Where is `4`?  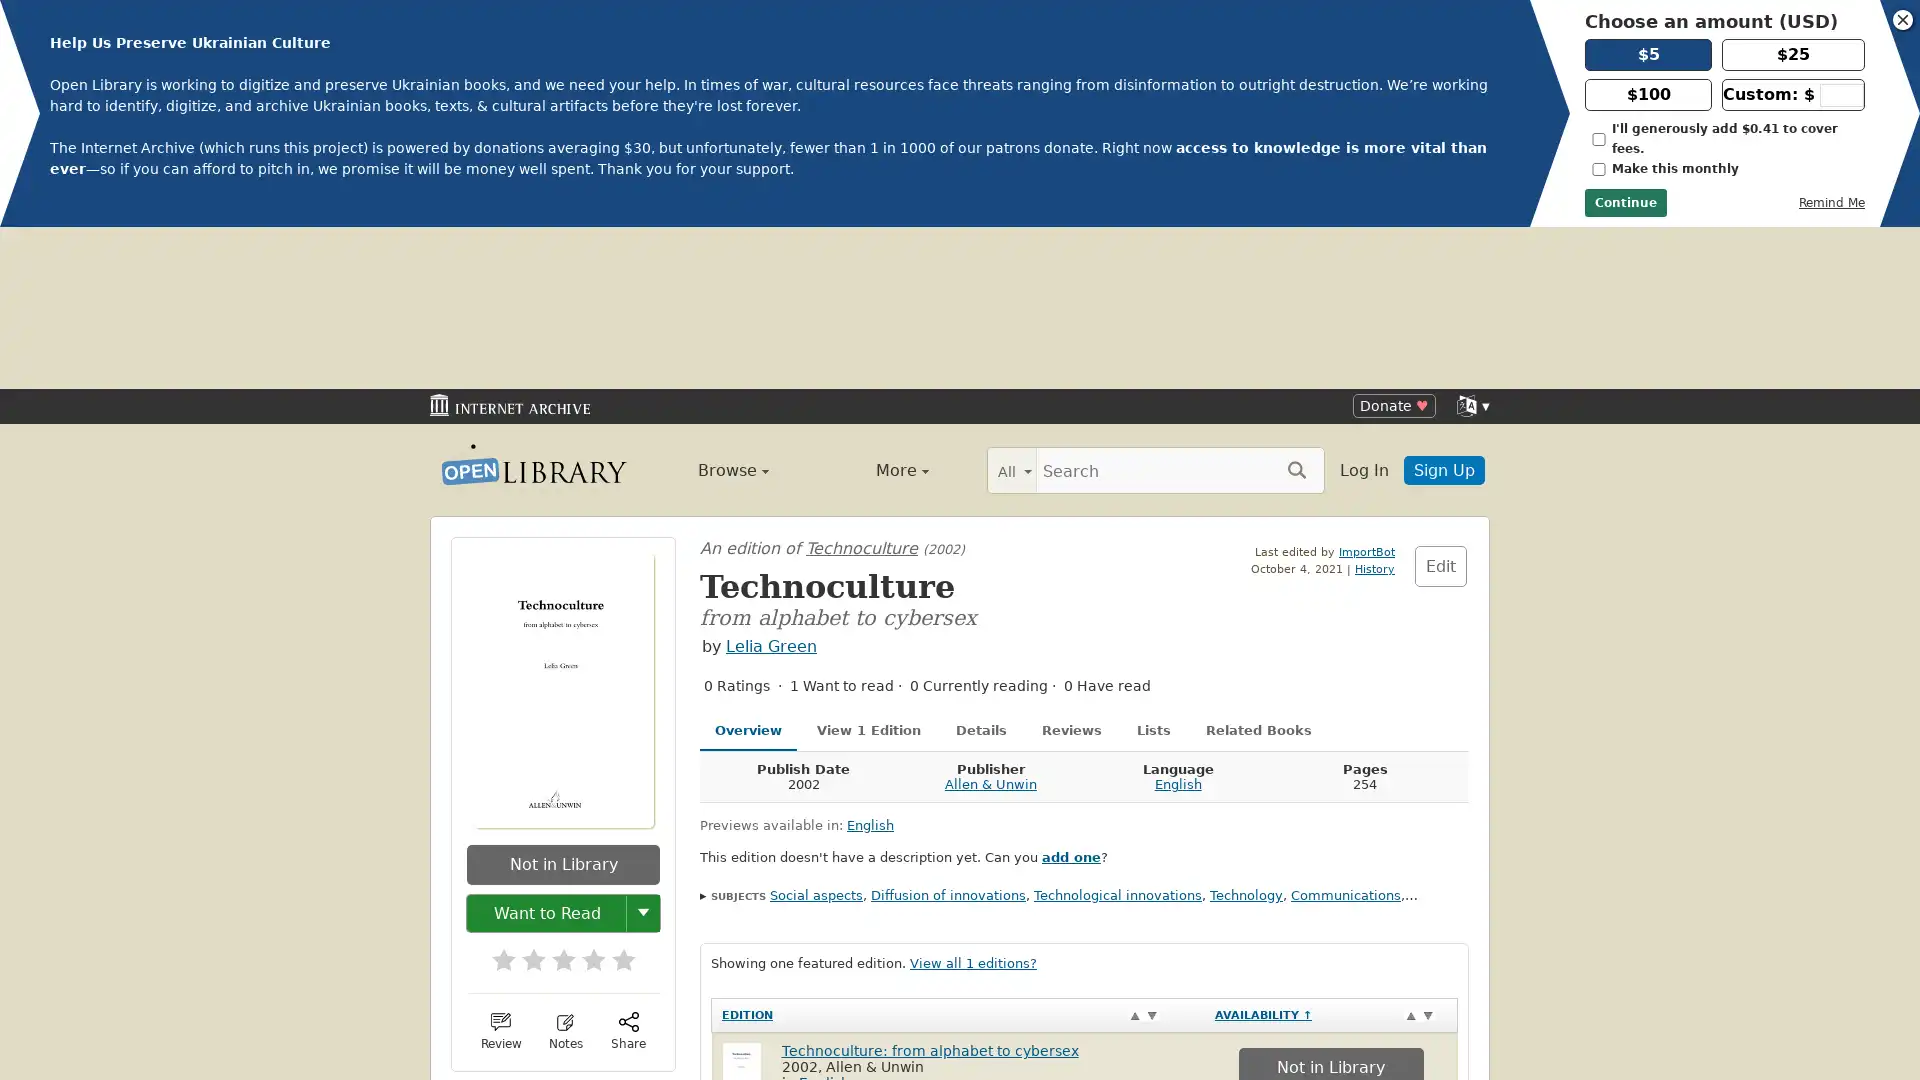 4 is located at coordinates (583, 790).